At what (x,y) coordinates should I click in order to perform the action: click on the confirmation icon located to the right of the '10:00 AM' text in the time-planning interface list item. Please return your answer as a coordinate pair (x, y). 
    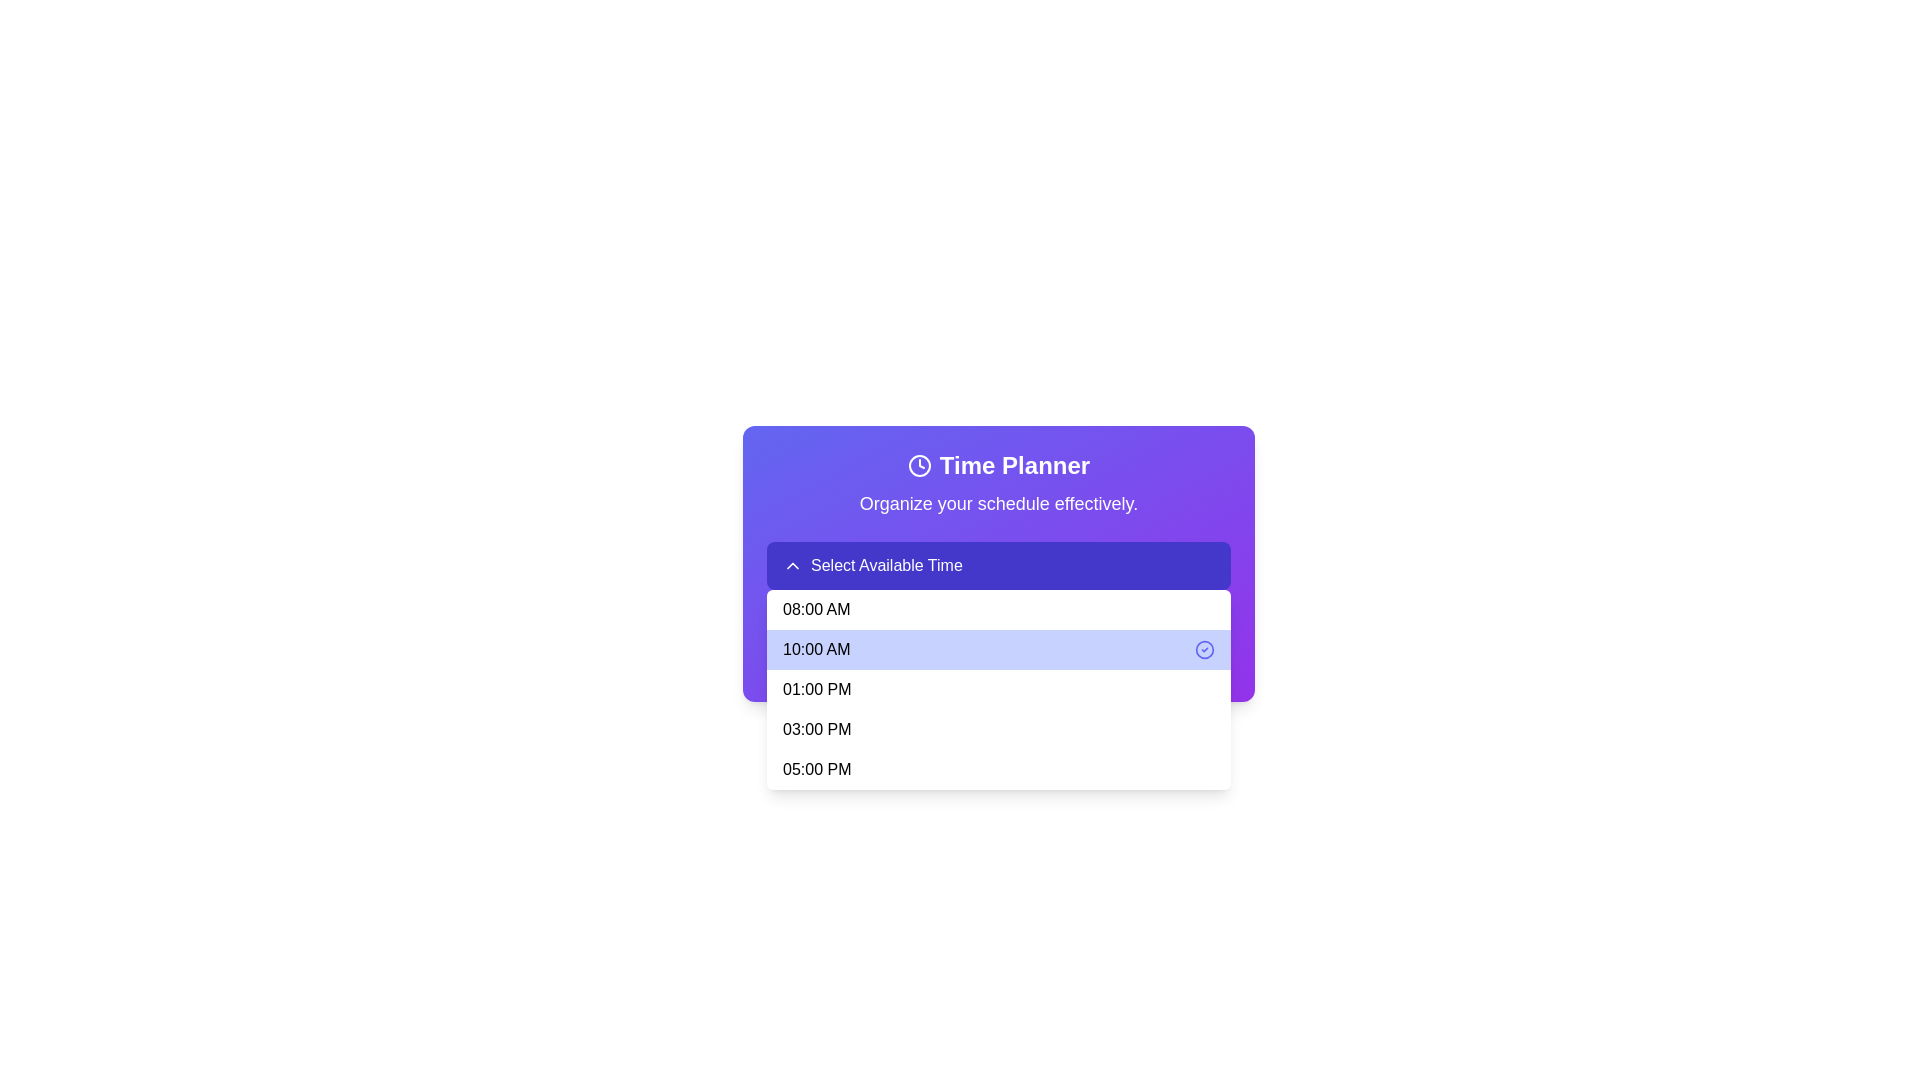
    Looking at the image, I should click on (1203, 650).